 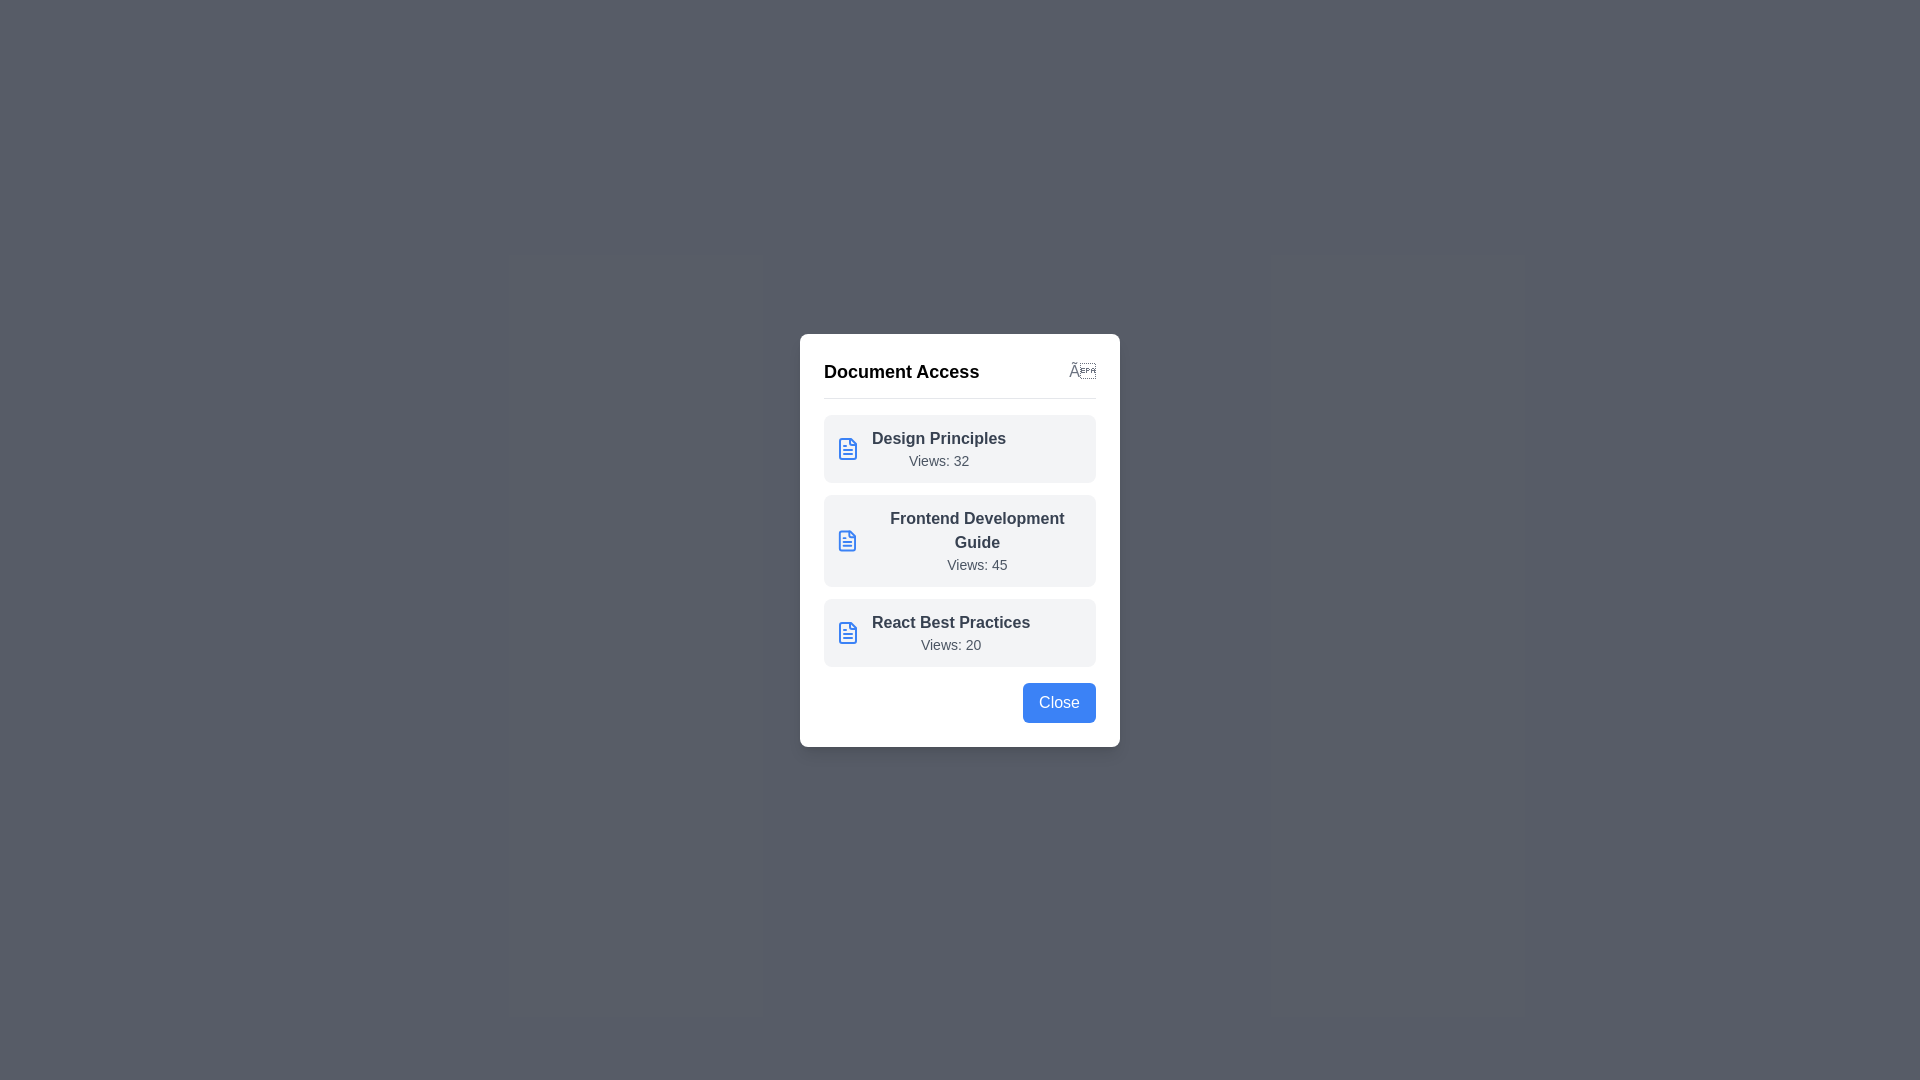 What do you see at coordinates (1080, 370) in the screenshot?
I see `the close button to close the dialog` at bounding box center [1080, 370].